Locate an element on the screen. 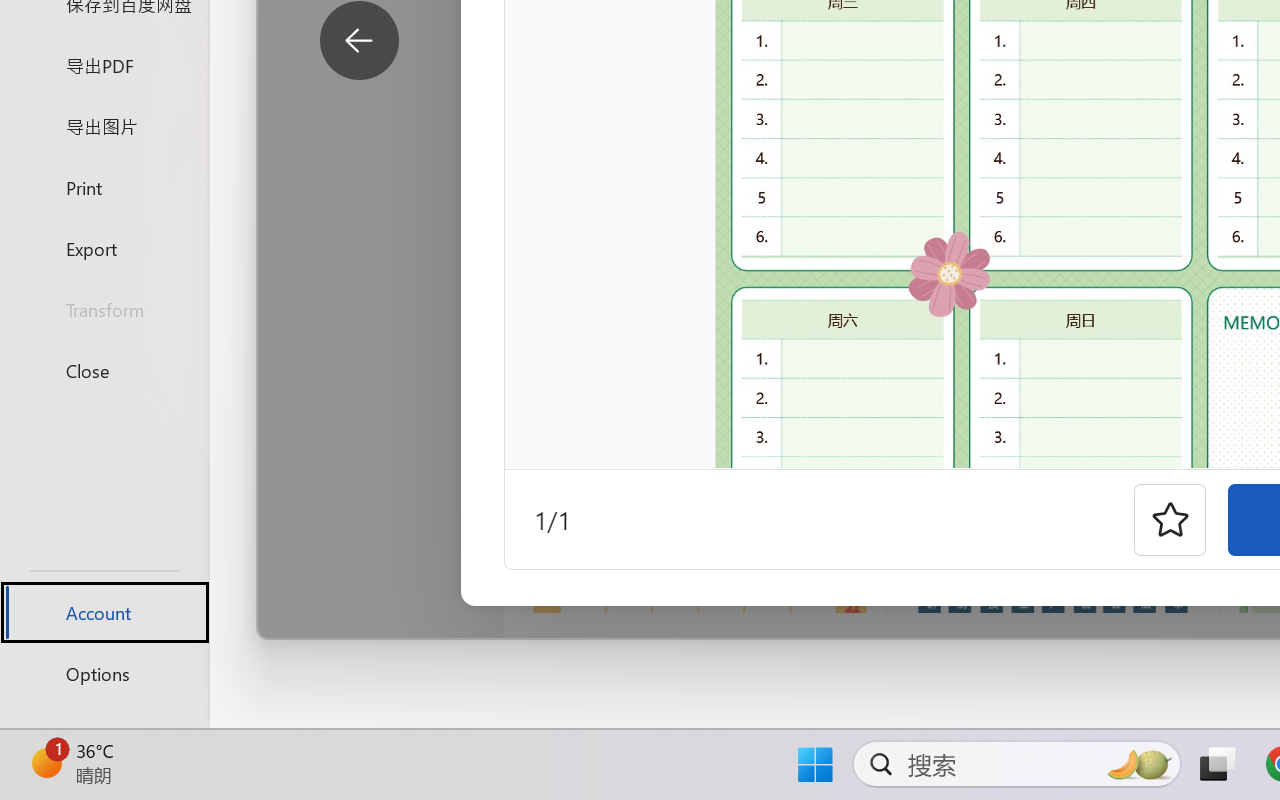 This screenshot has height=800, width=1280. 'Account' is located at coordinates (103, 612).